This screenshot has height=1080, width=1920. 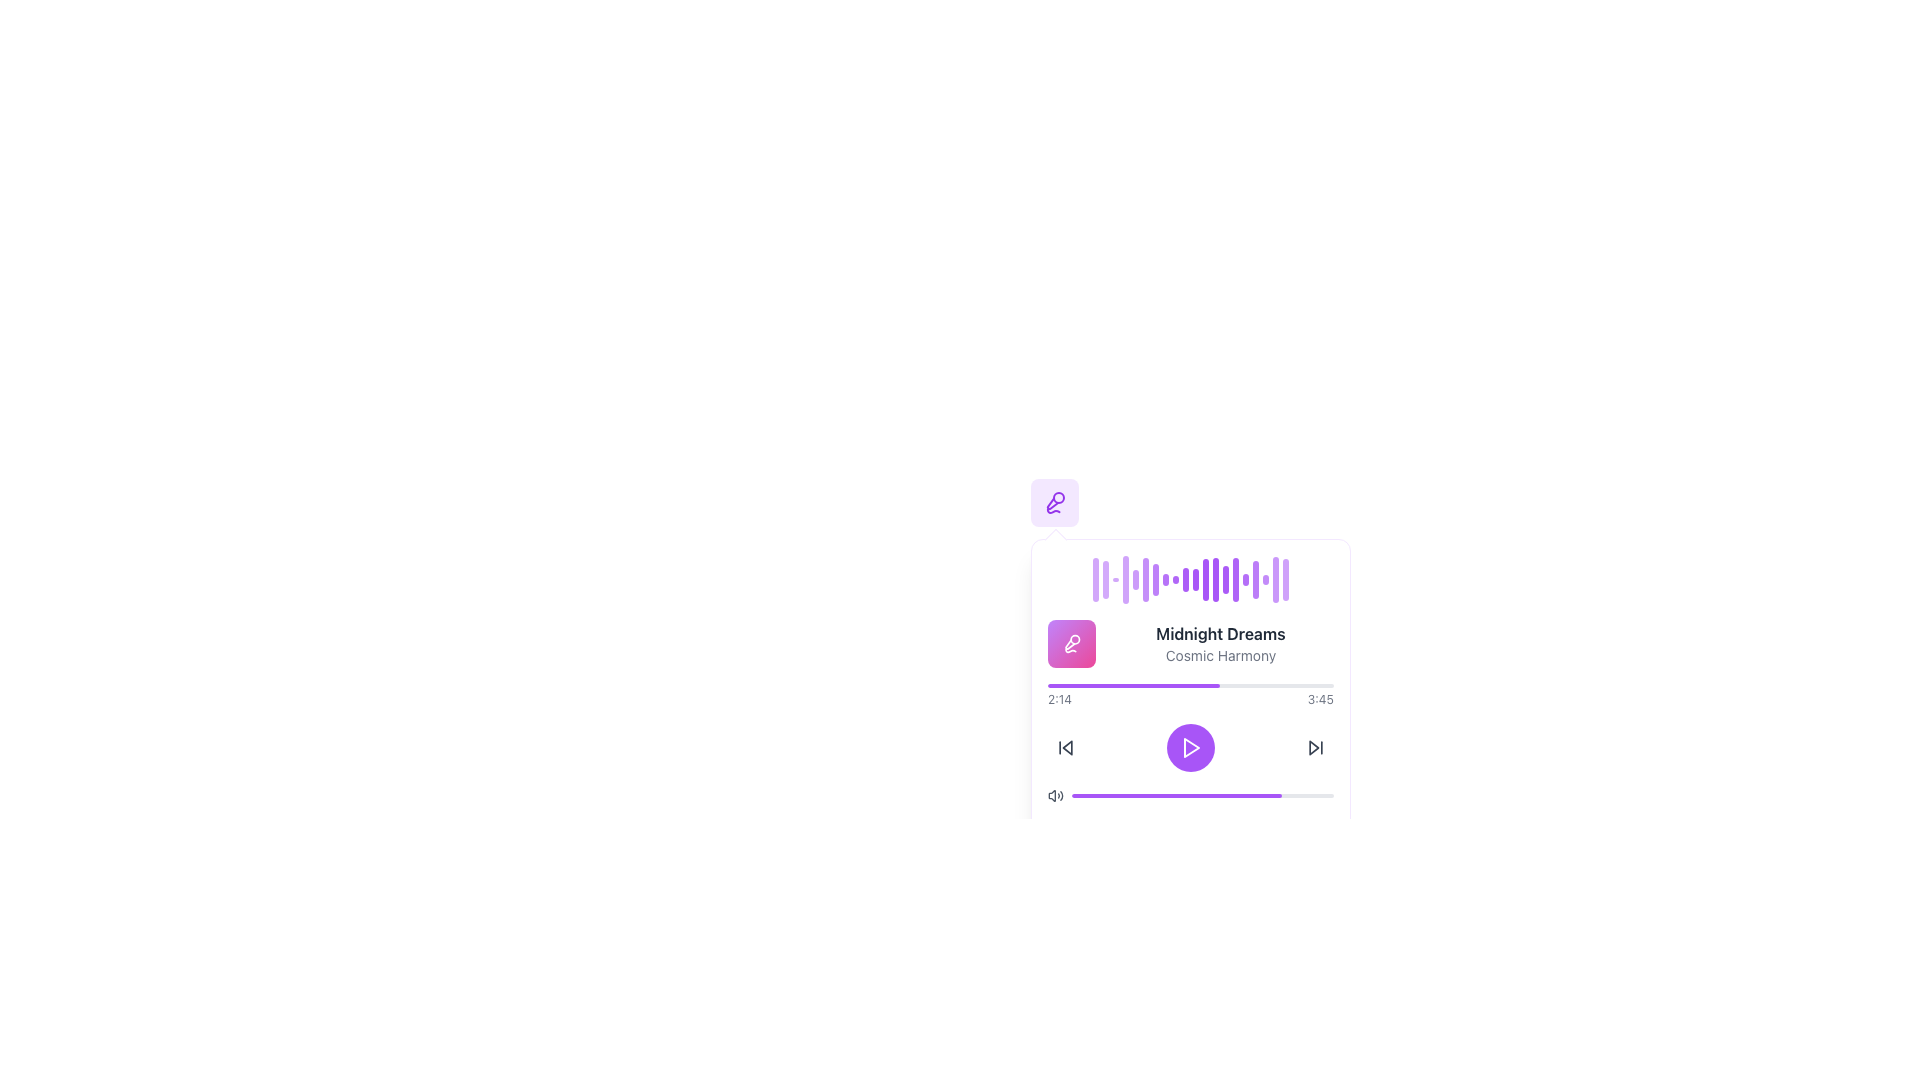 I want to click on the 'Play' button located at the bottom center of the interface, so click(x=1190, y=748).